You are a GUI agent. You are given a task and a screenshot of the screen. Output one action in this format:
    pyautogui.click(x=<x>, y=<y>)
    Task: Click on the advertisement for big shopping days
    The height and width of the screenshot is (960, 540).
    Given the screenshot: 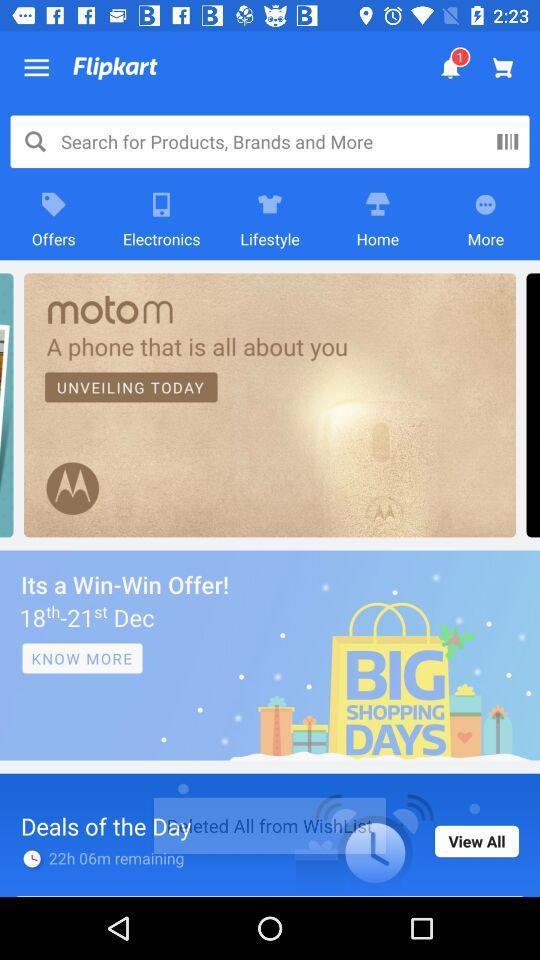 What is the action you would take?
    pyautogui.click(x=270, y=654)
    